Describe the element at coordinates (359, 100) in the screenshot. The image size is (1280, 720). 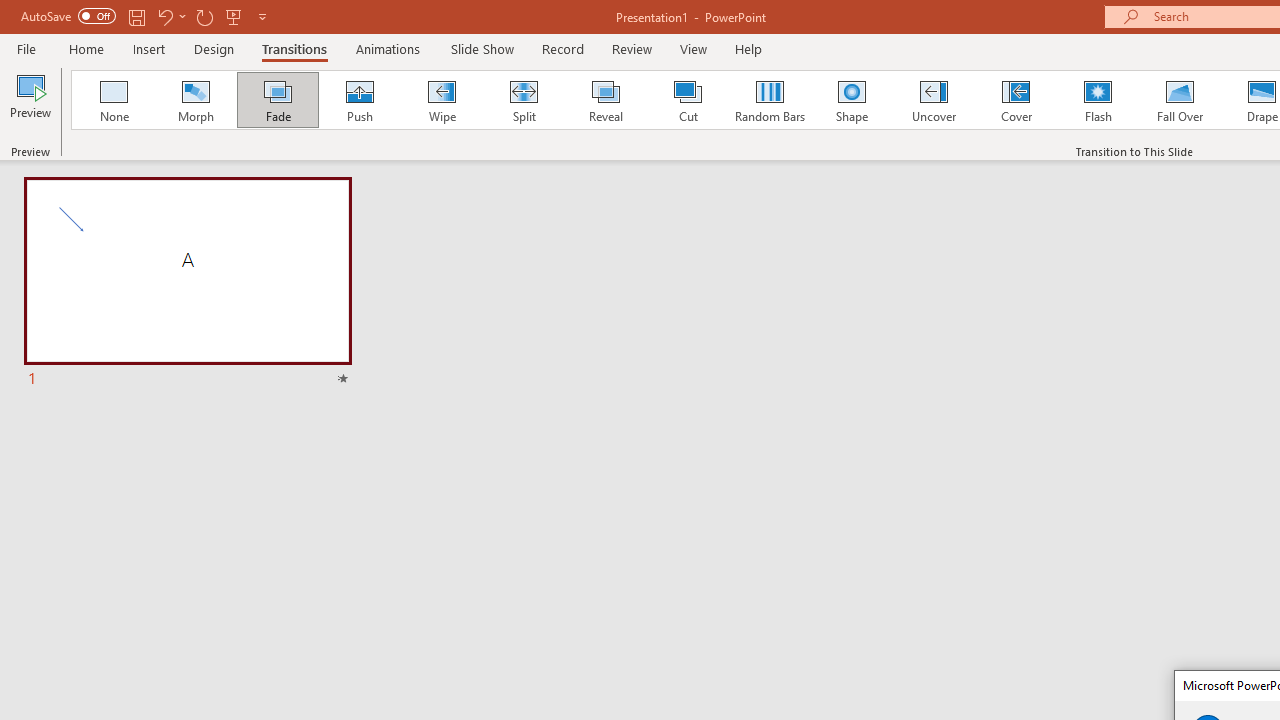
I see `'Push'` at that location.